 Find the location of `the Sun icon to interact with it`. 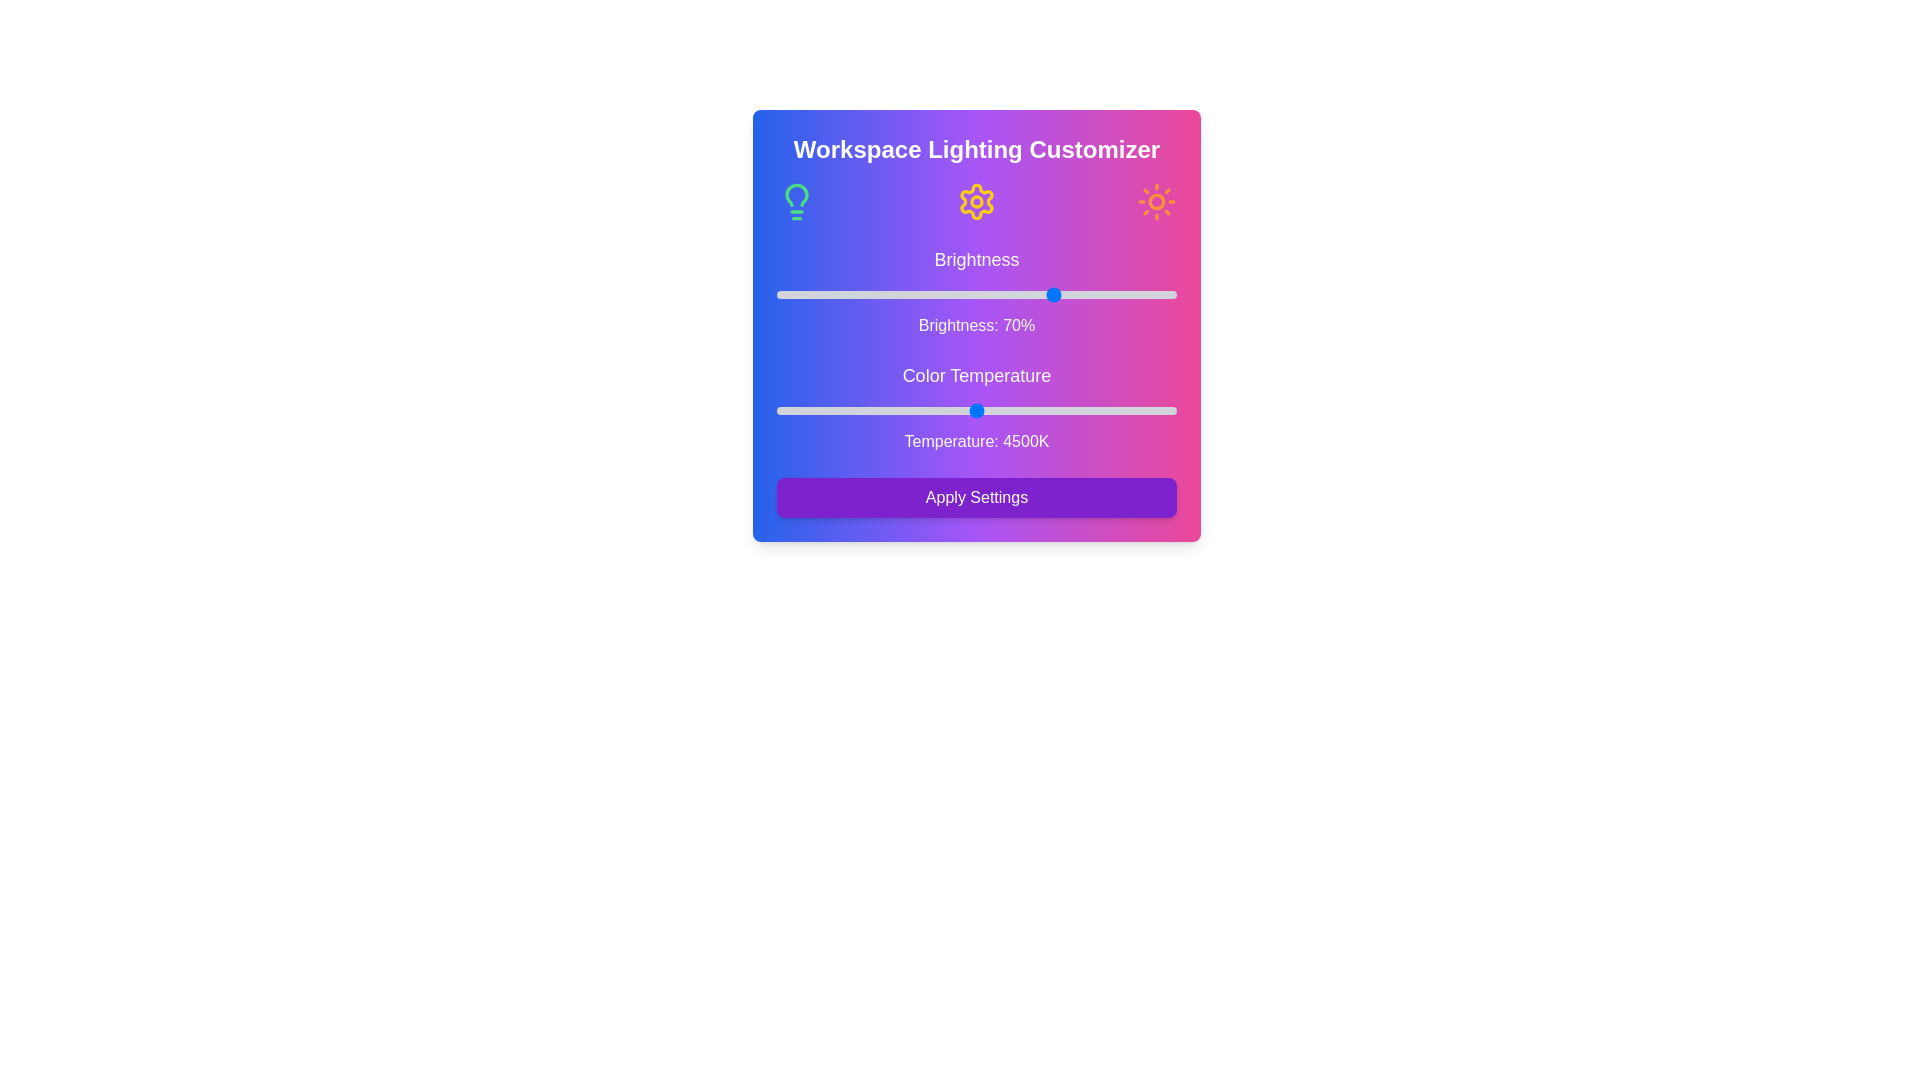

the Sun icon to interact with it is located at coordinates (1156, 201).